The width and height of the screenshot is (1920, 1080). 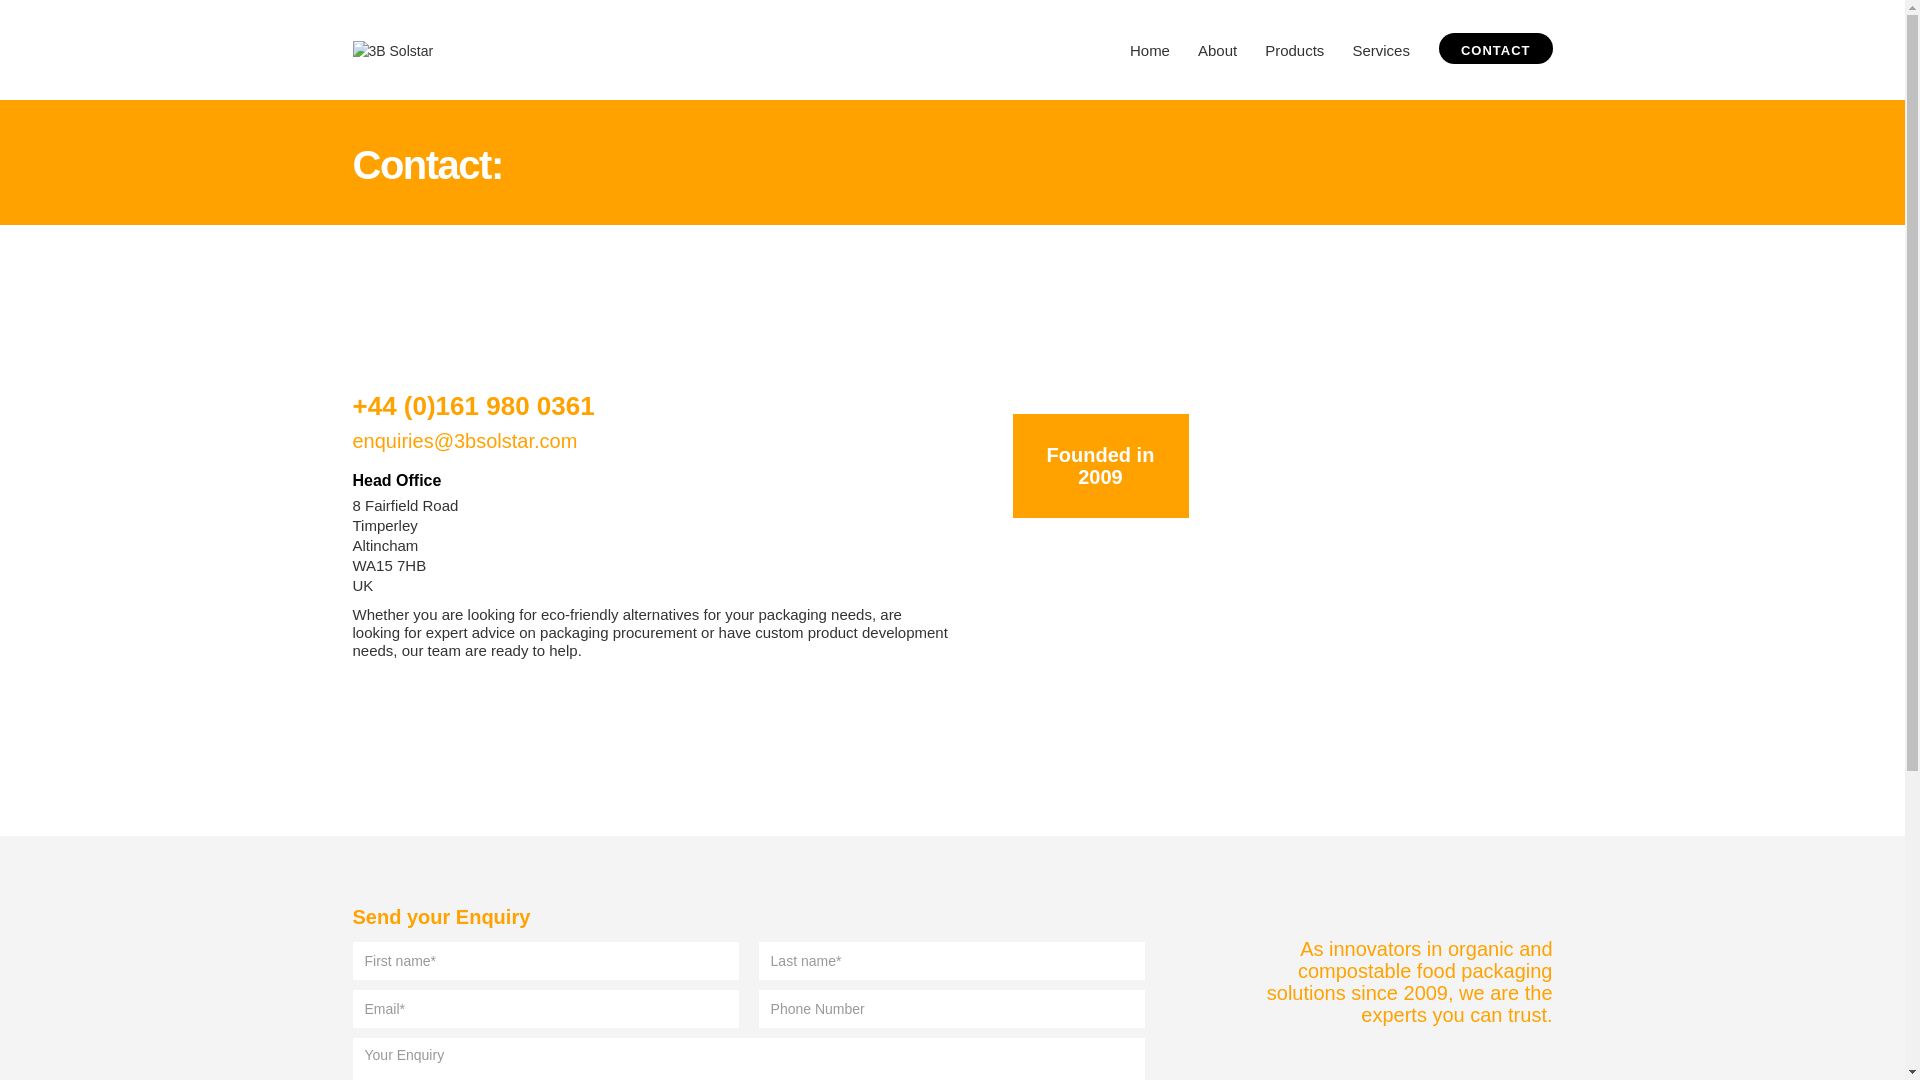 I want to click on 'About', so click(x=1216, y=49).